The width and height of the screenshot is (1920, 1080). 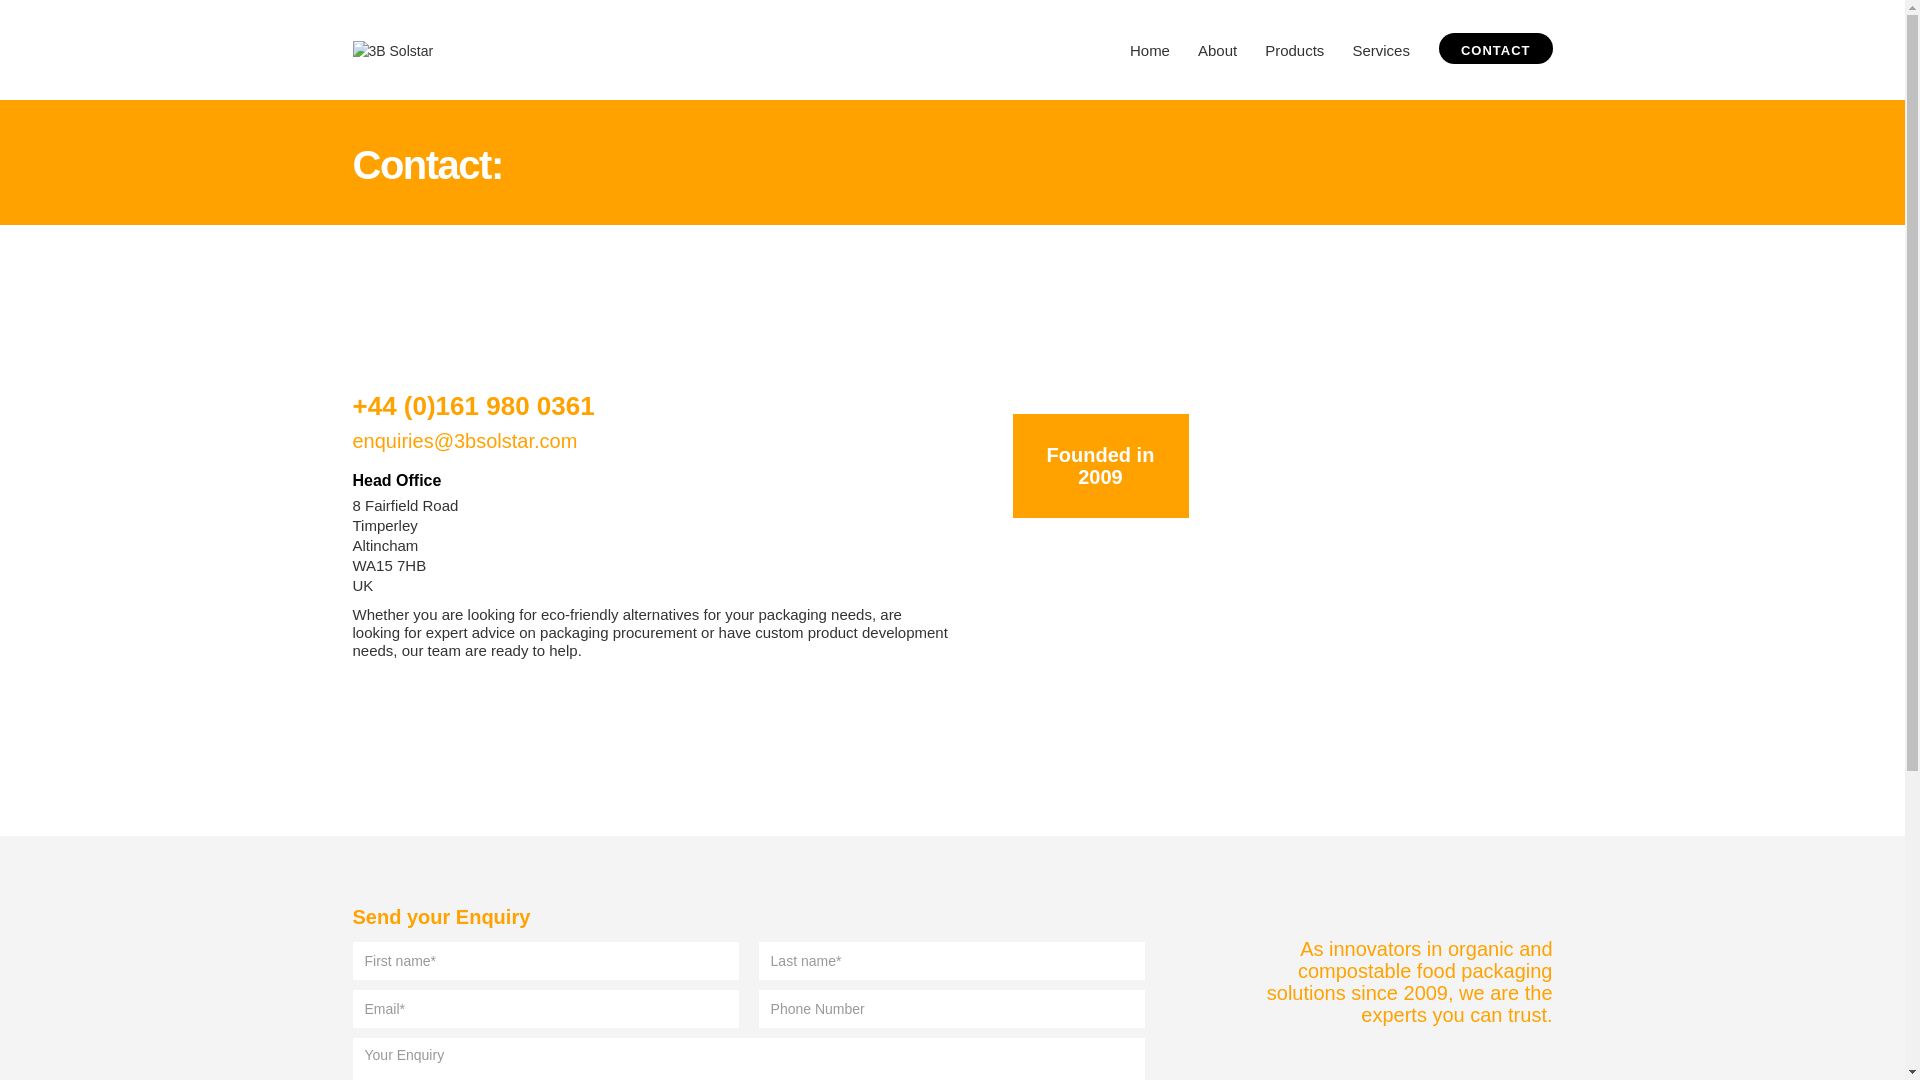 I want to click on 'About', so click(x=1216, y=49).